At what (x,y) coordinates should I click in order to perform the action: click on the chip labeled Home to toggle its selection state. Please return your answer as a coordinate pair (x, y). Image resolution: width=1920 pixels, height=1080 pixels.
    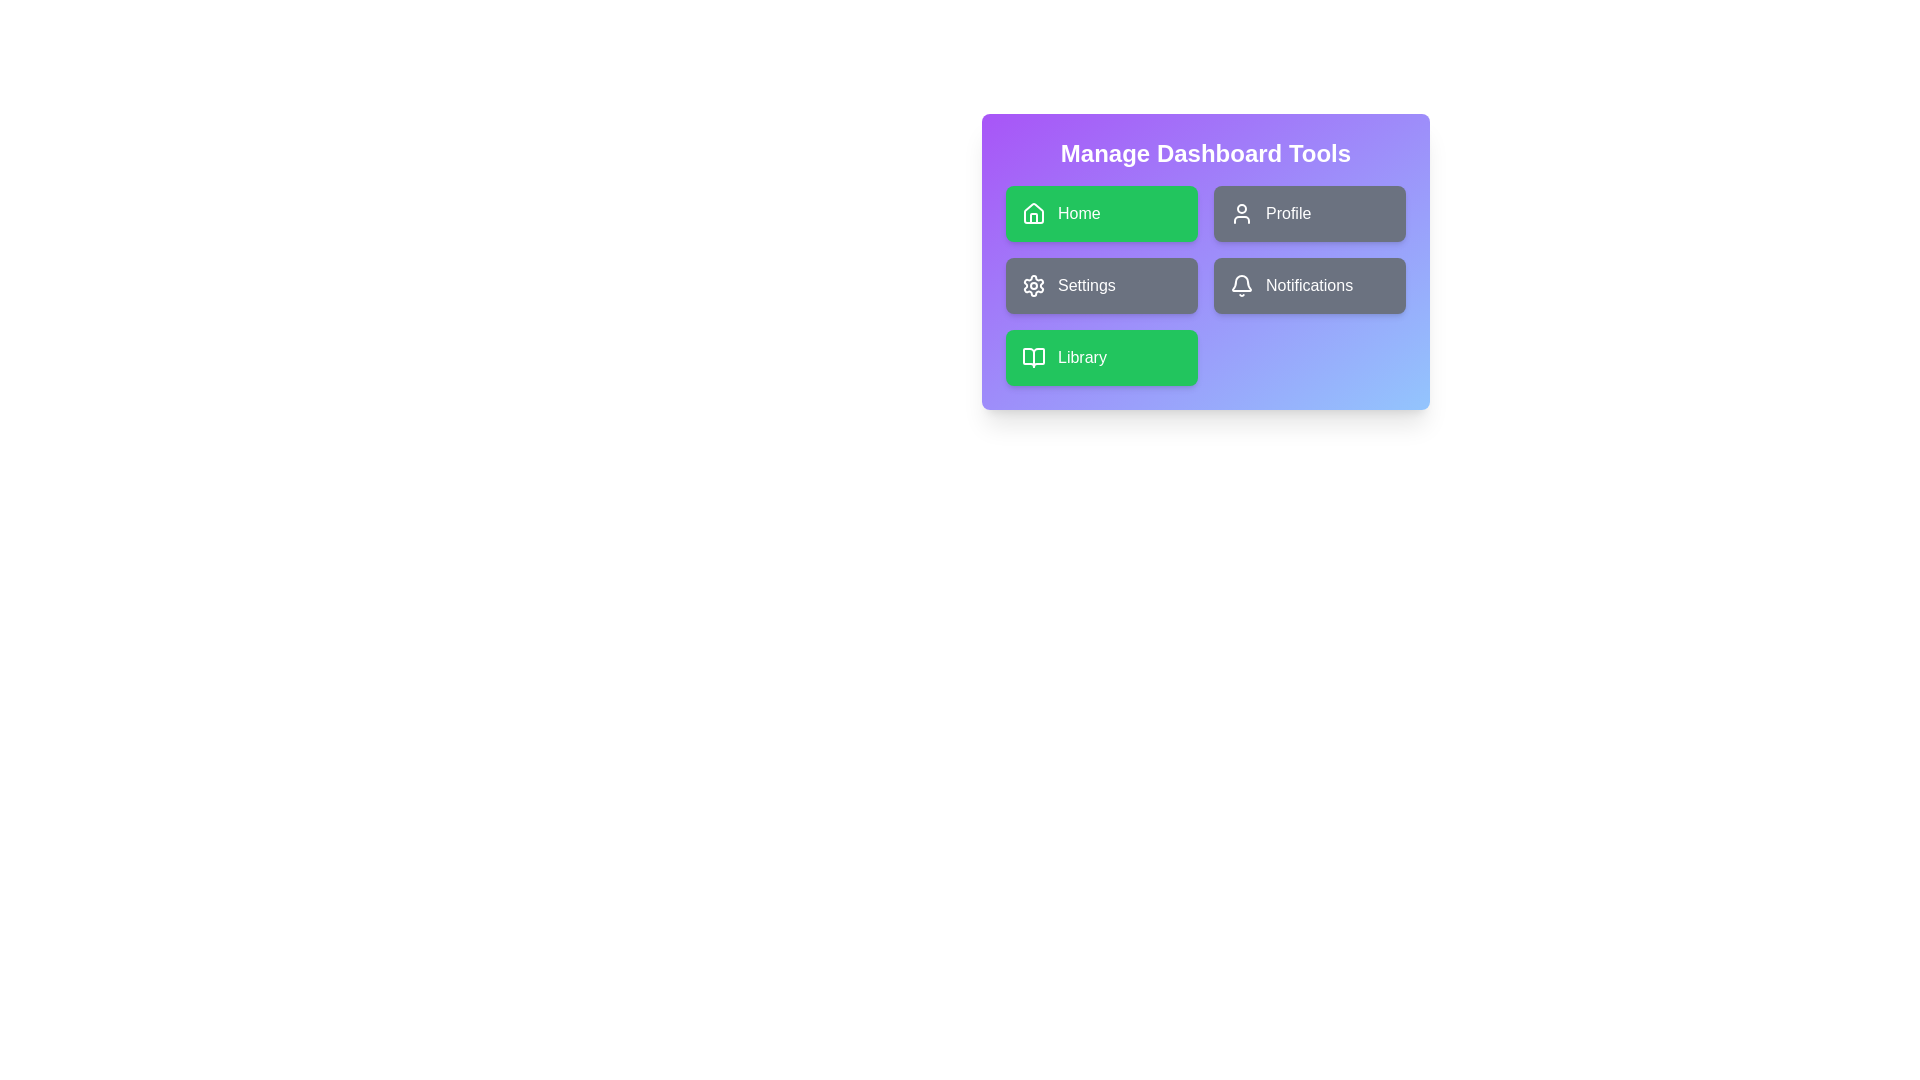
    Looking at the image, I should click on (1101, 213).